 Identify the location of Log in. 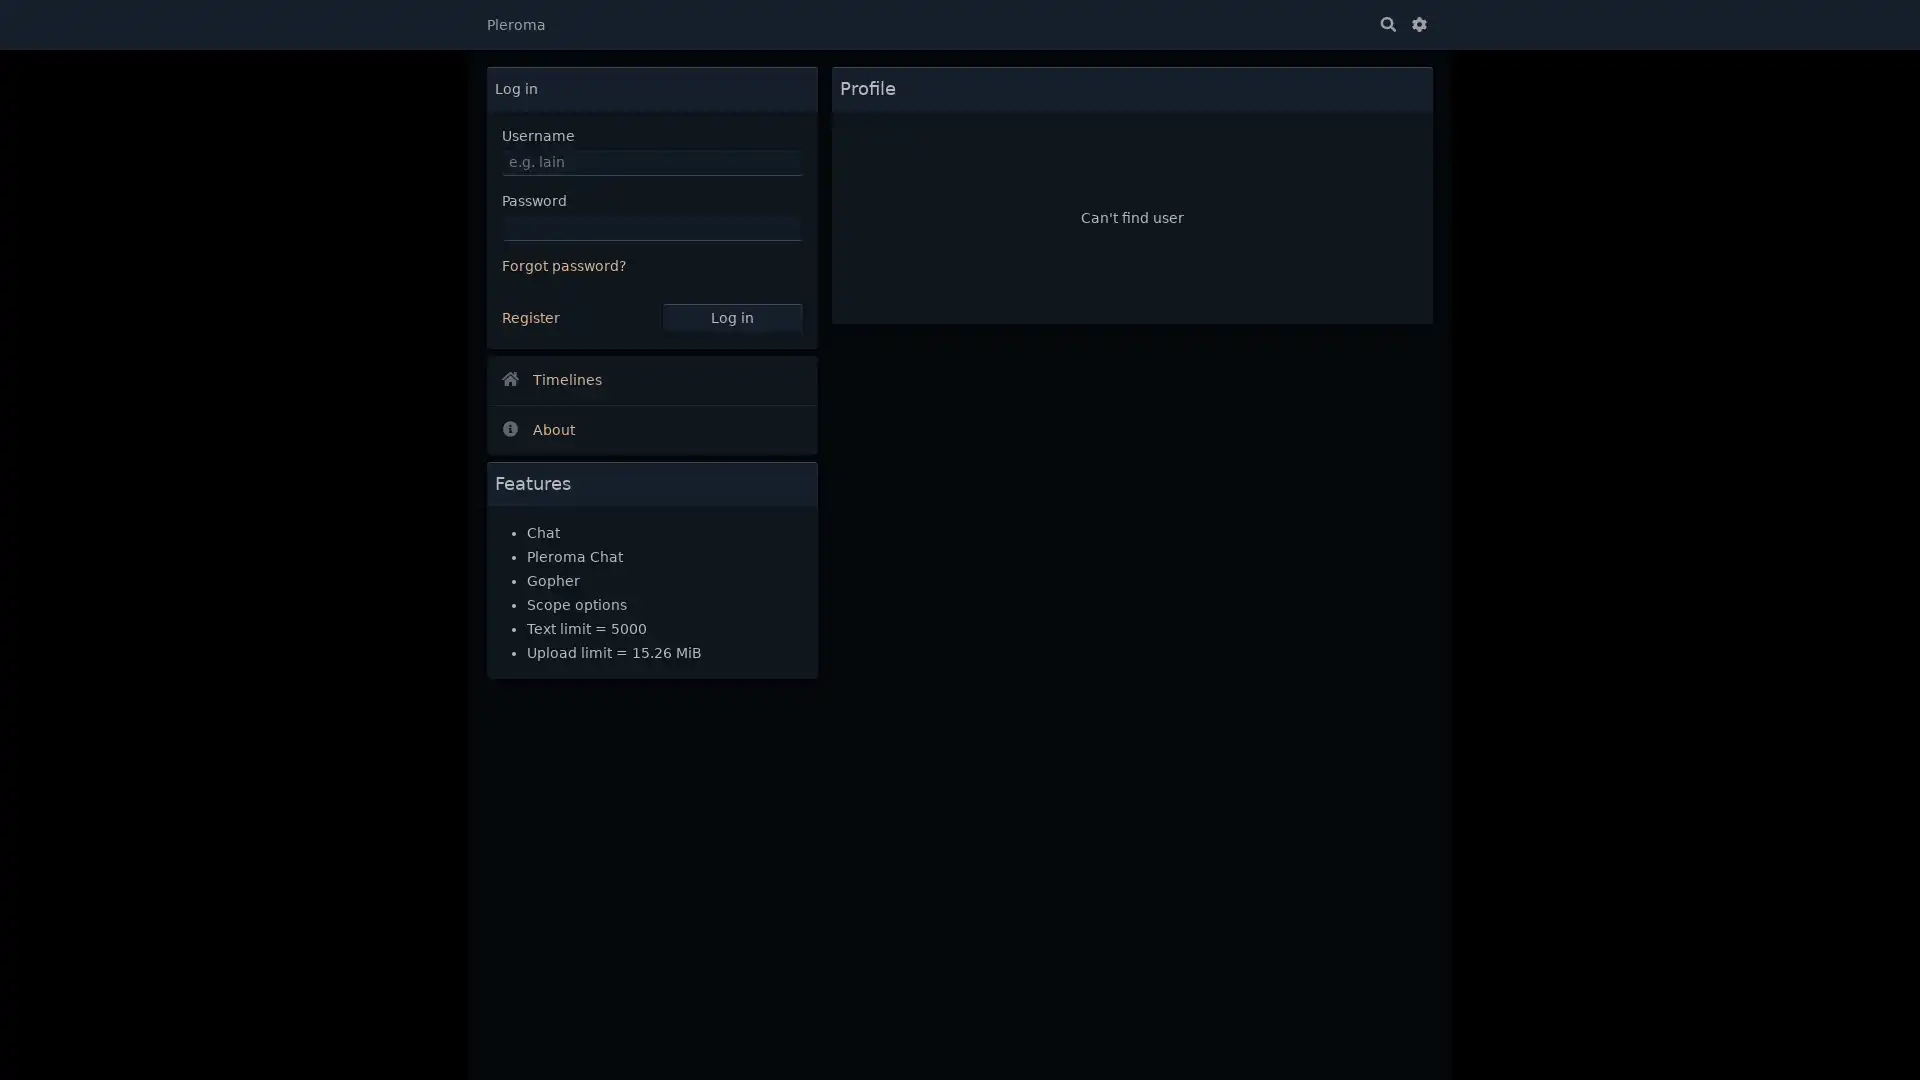
(730, 316).